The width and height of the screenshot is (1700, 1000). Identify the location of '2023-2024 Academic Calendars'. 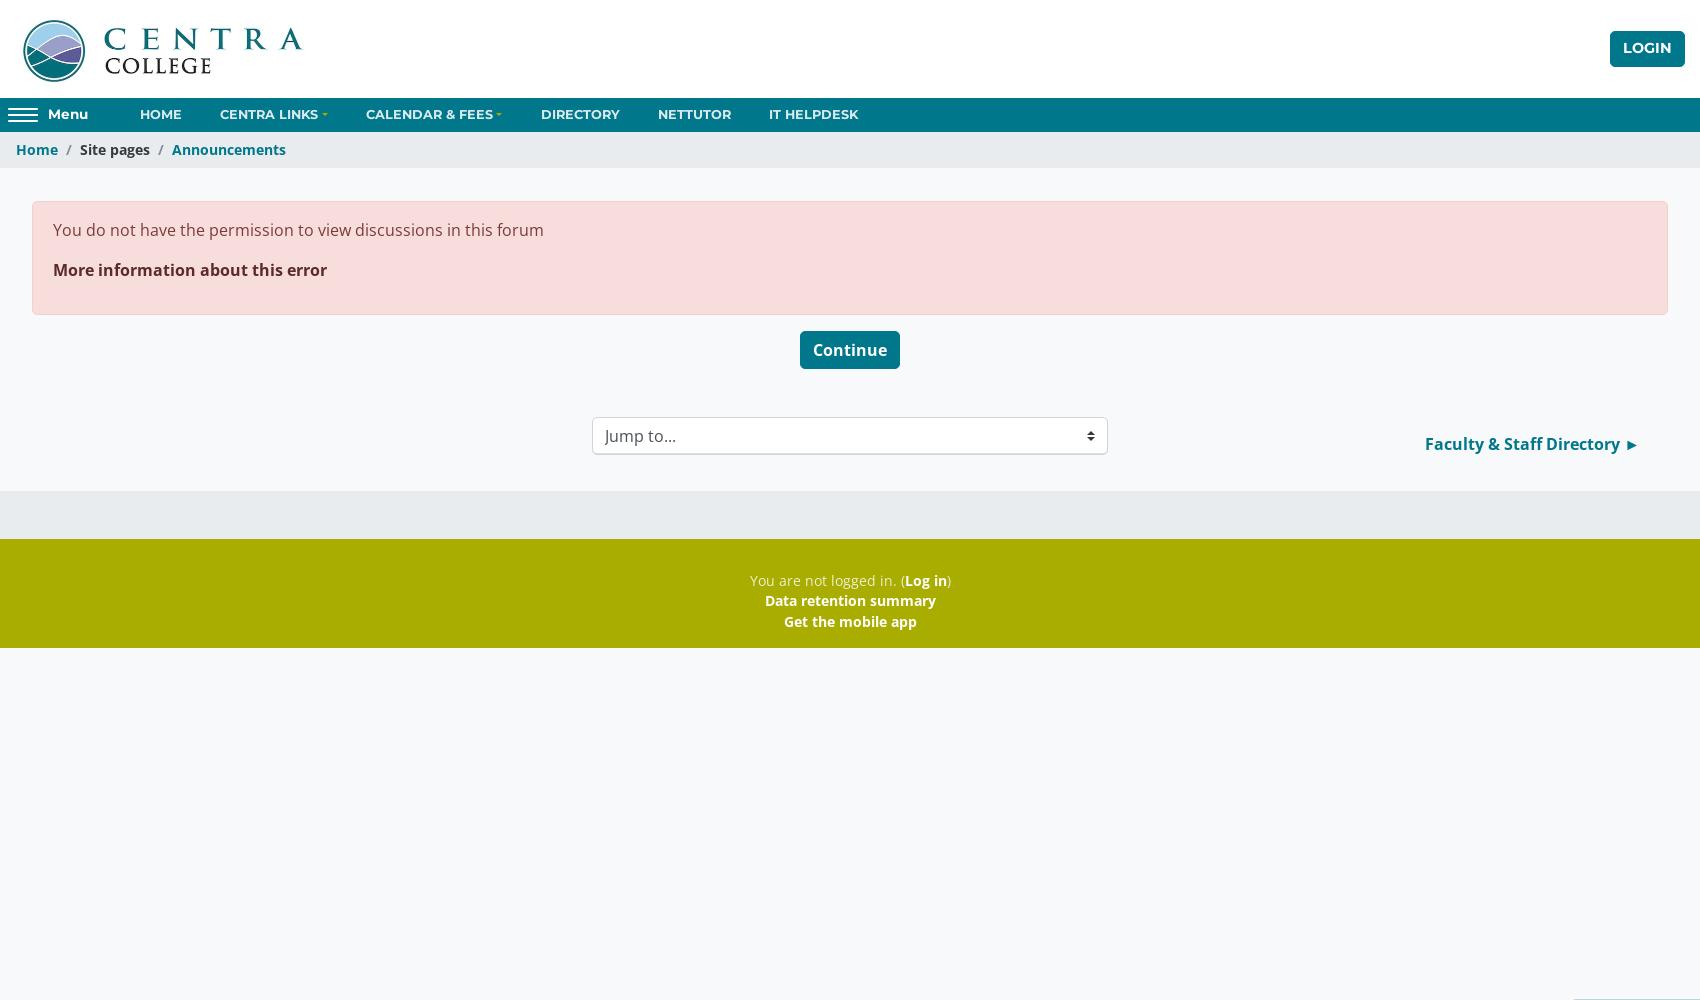
(442, 223).